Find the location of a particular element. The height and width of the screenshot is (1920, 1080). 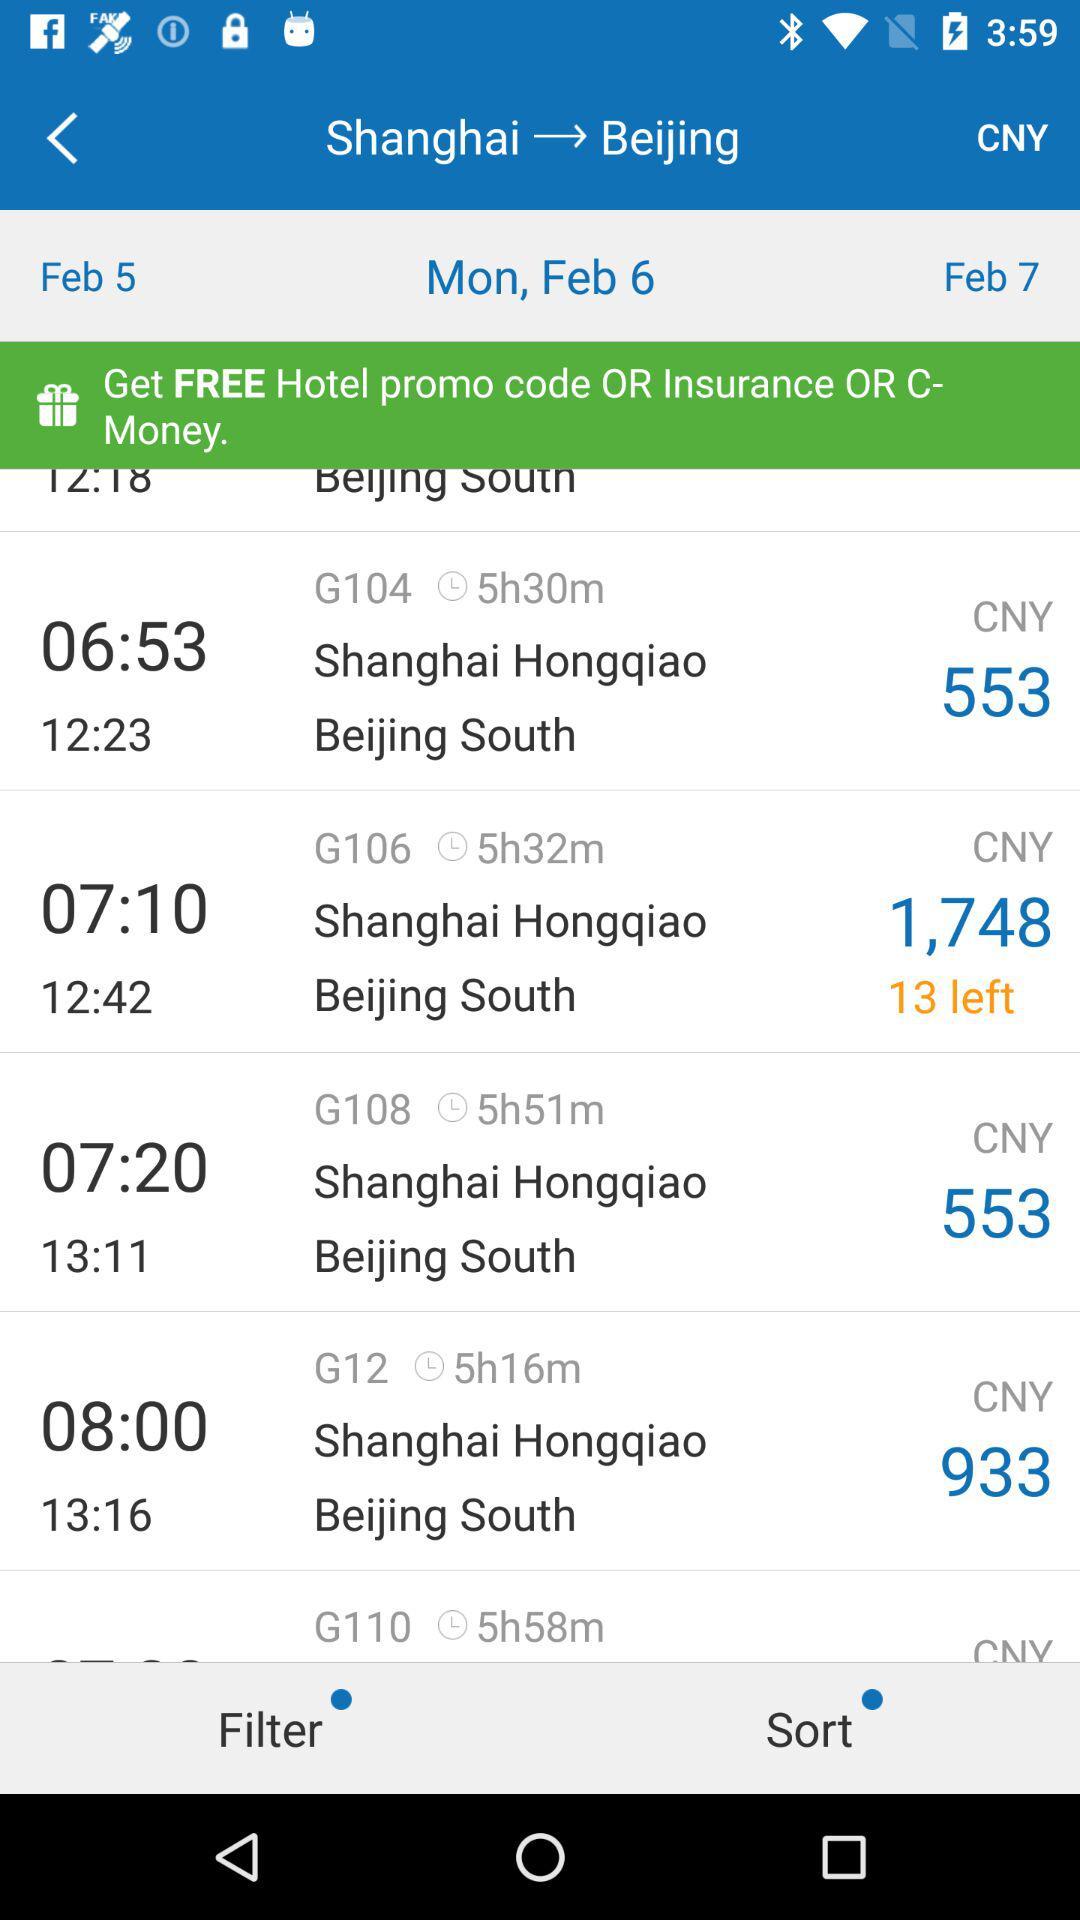

the icon to the left of feb 7 item is located at coordinates (540, 274).